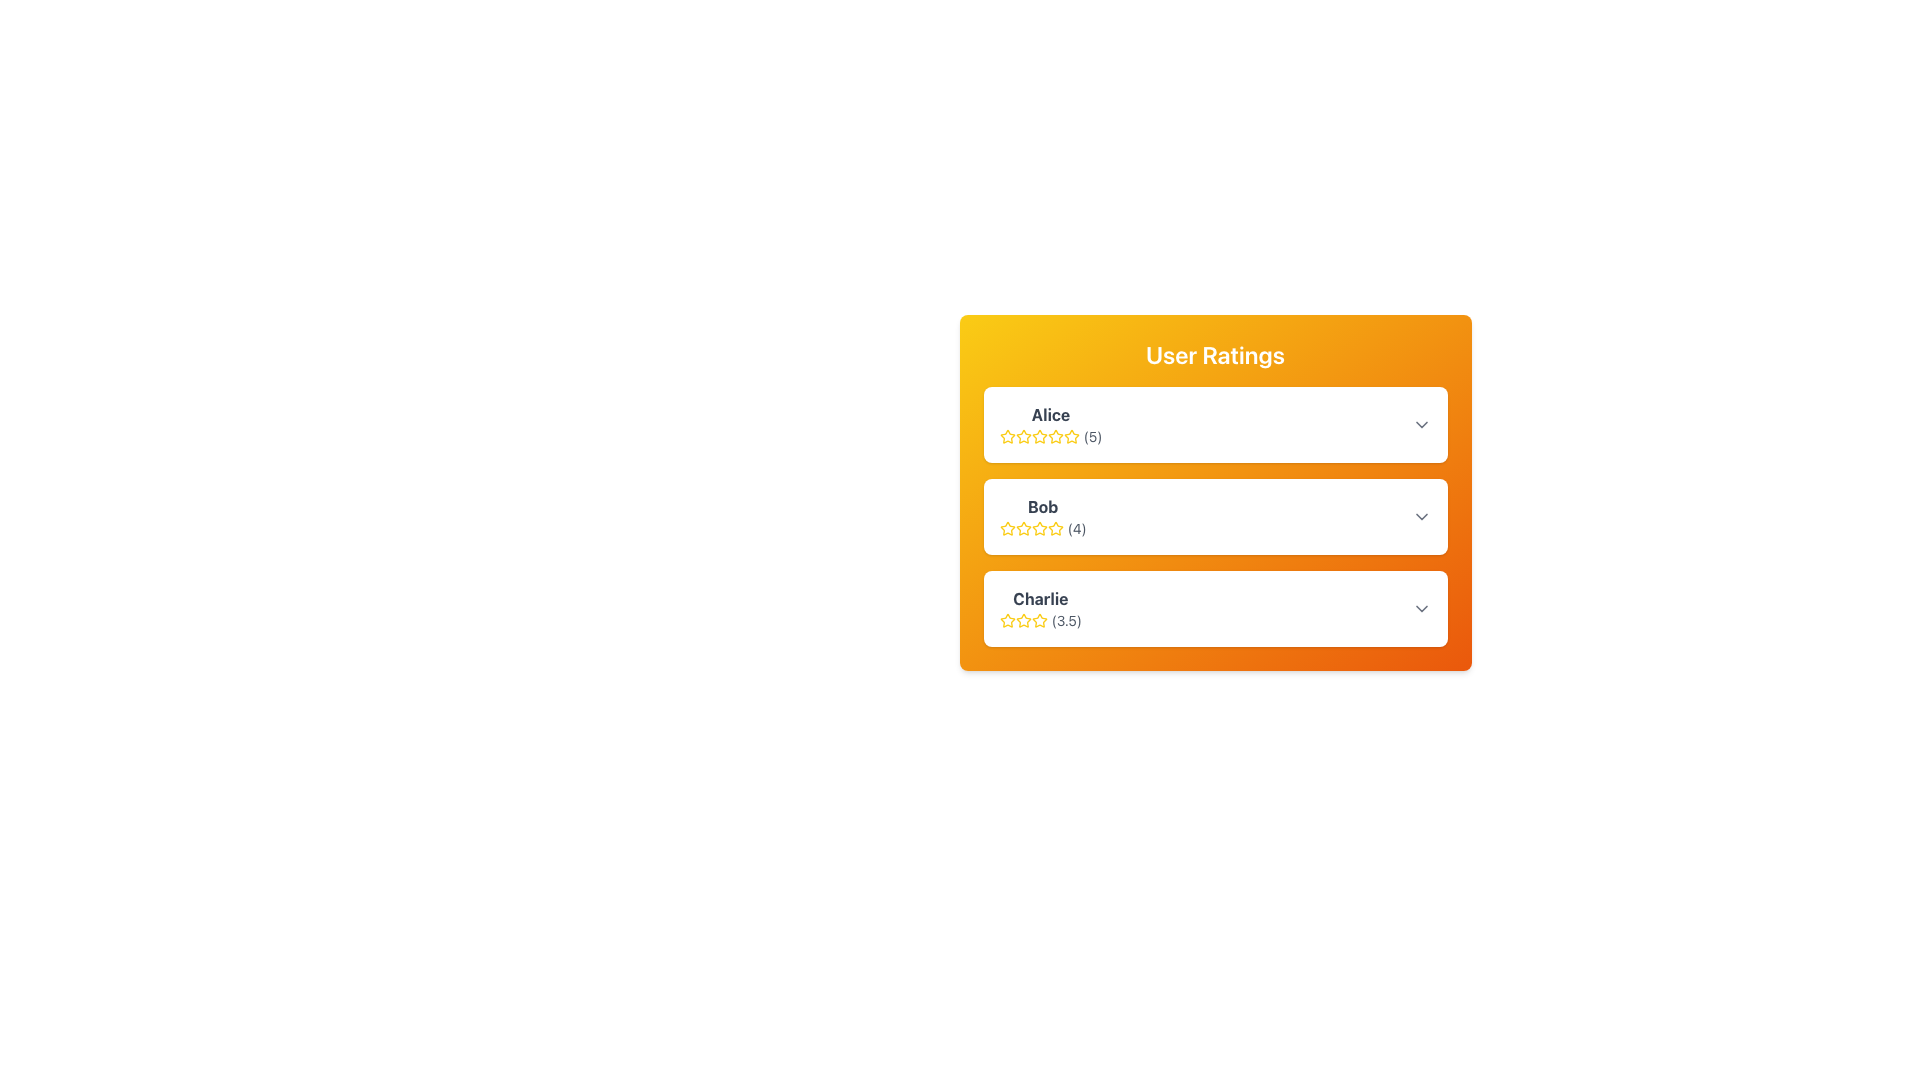  Describe the element at coordinates (1040, 608) in the screenshot. I see `user's name 'Charlie' and their rating displayed in the user rating entry located inside a white background card at the bottom of the vertical stack under the header 'User Ratings'` at that location.